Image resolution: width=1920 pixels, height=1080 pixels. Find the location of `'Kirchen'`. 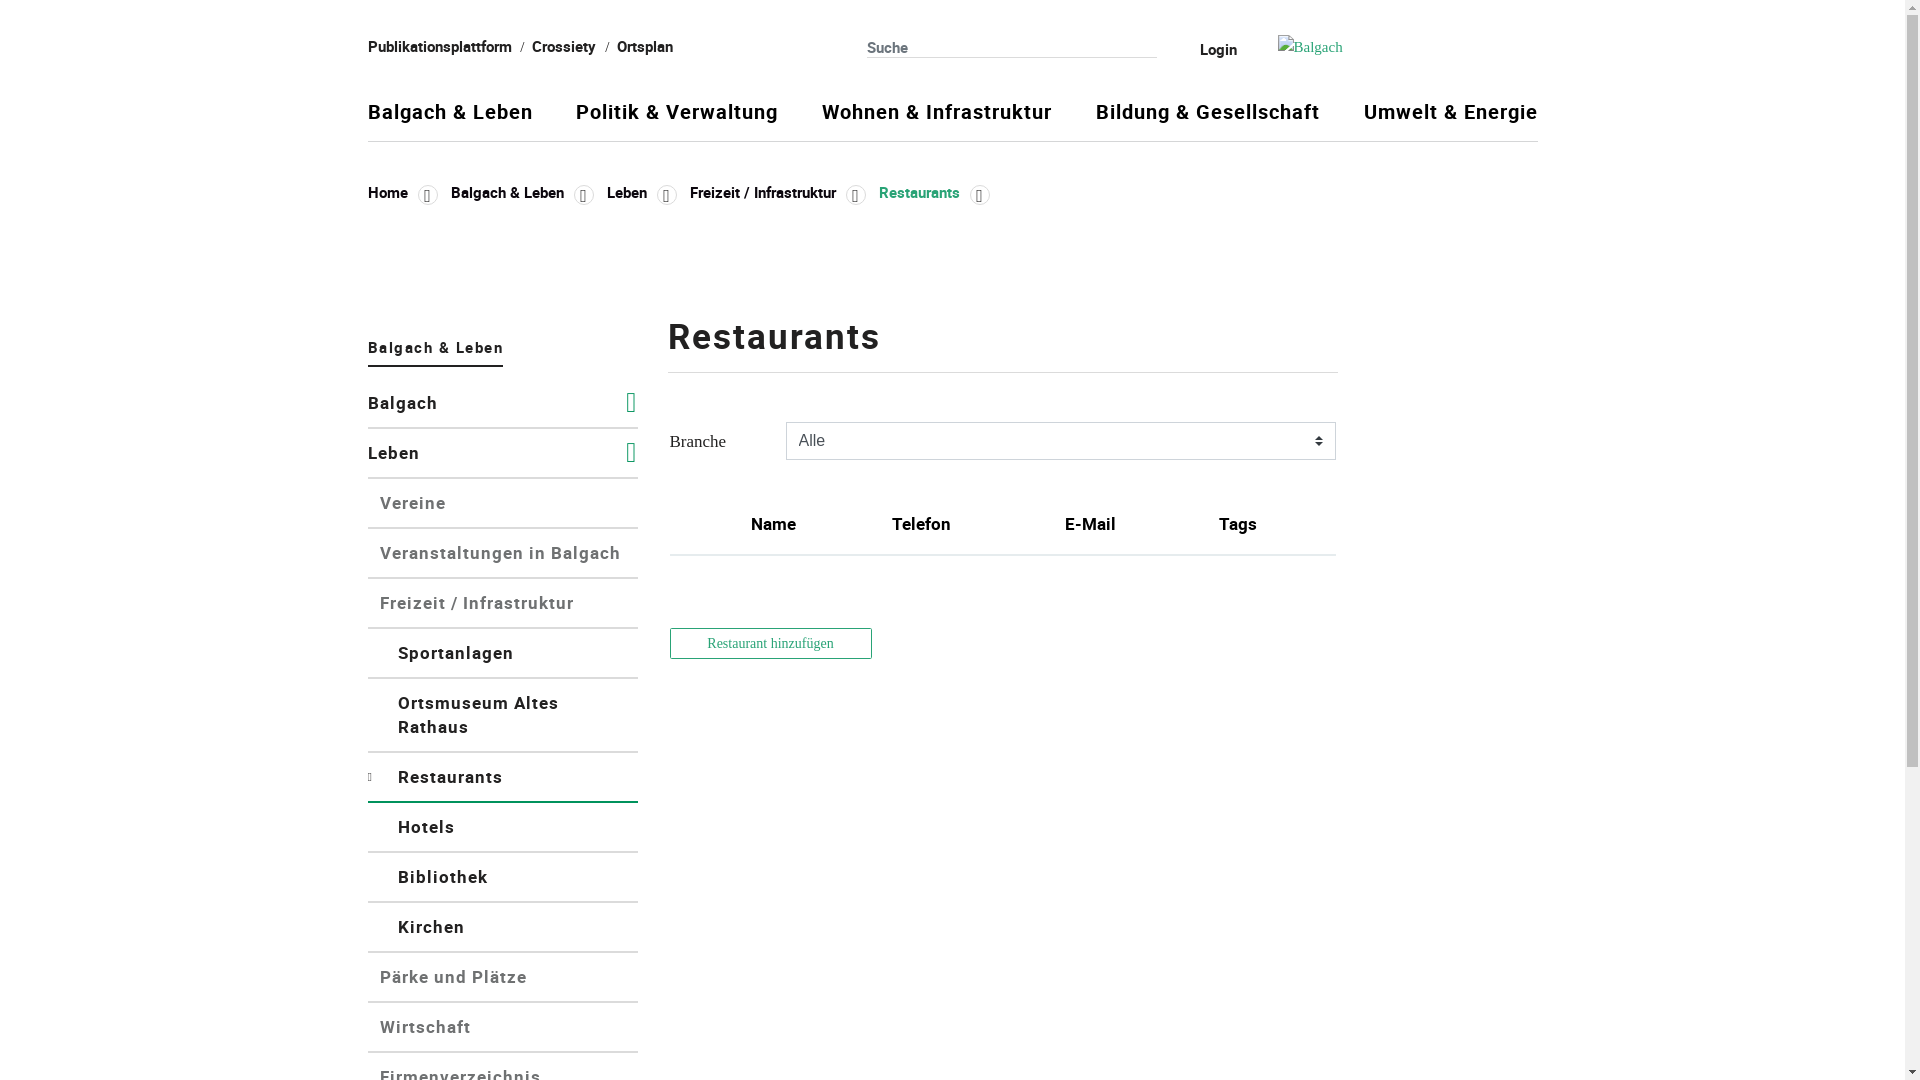

'Kirchen' is located at coordinates (503, 928).